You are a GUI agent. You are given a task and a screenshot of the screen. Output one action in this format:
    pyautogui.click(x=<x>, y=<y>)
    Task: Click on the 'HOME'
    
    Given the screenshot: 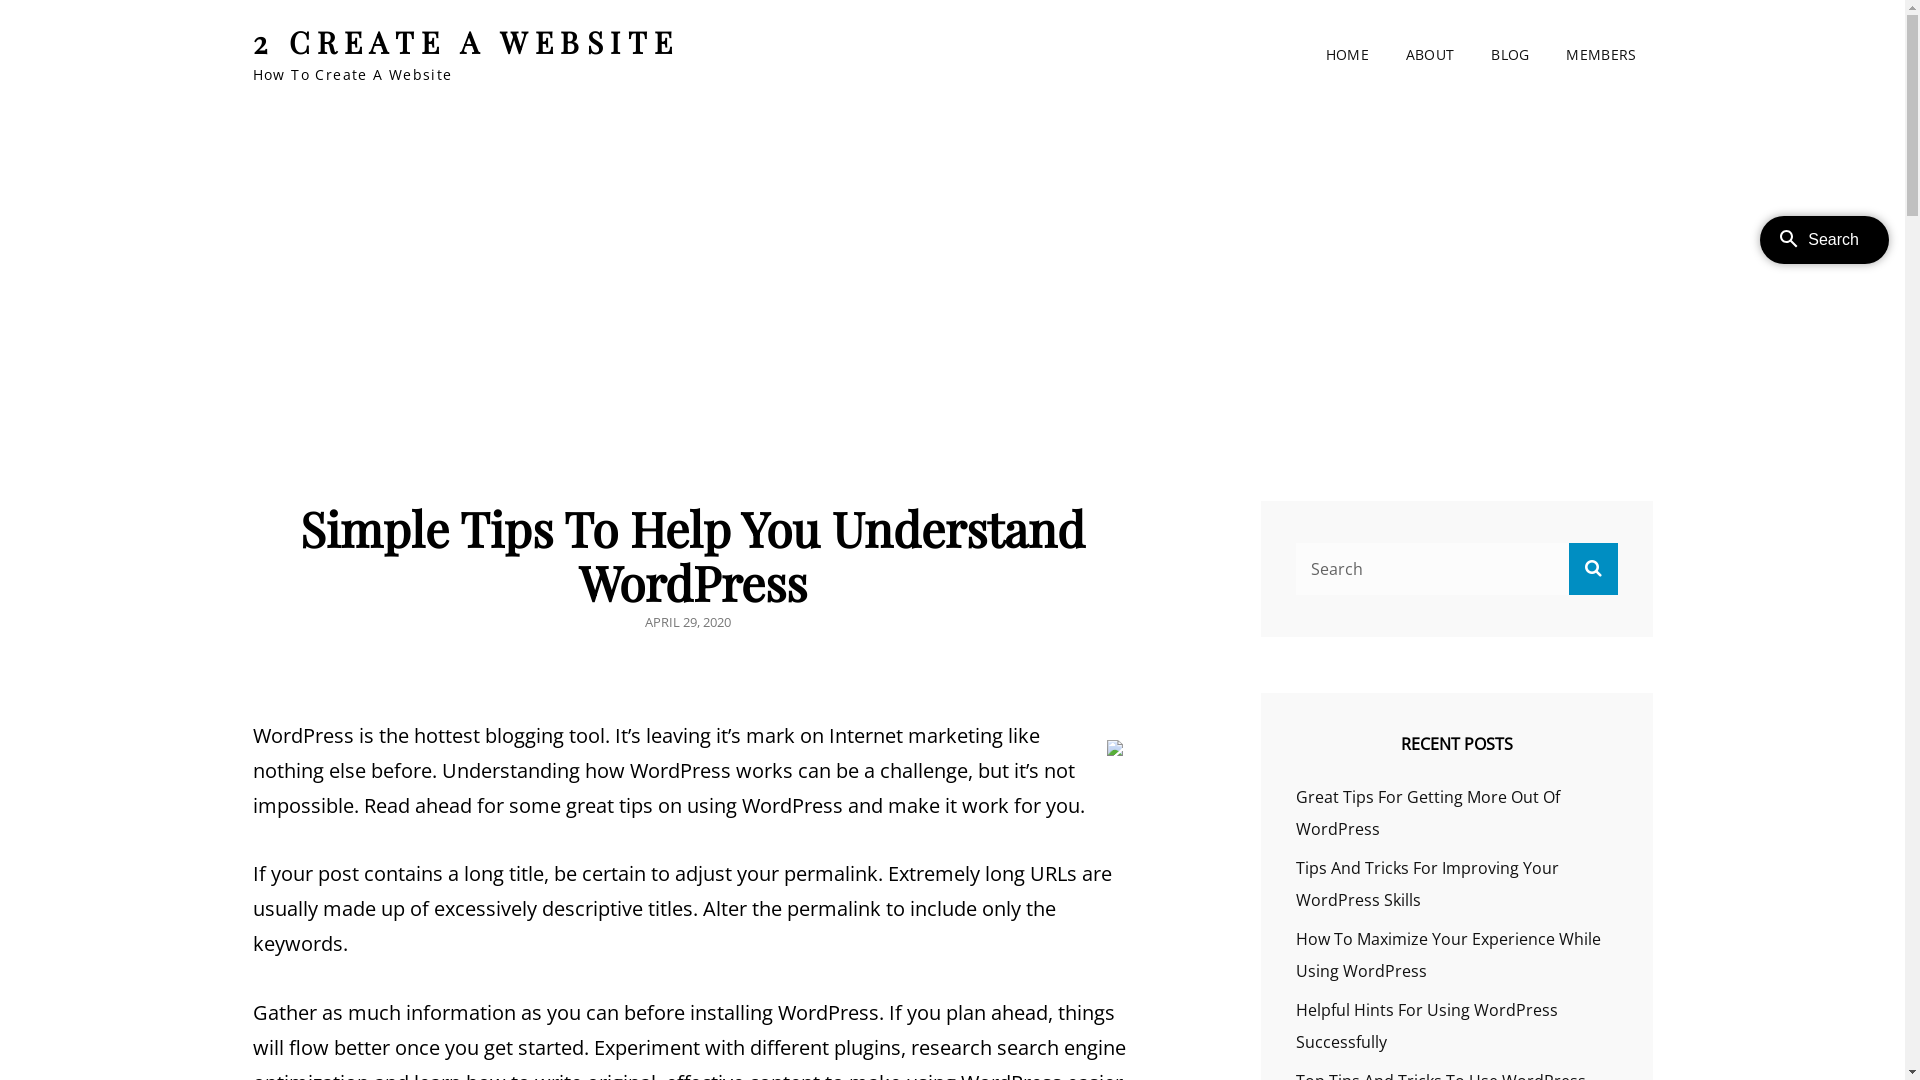 What is the action you would take?
    pyautogui.click(x=1347, y=53)
    